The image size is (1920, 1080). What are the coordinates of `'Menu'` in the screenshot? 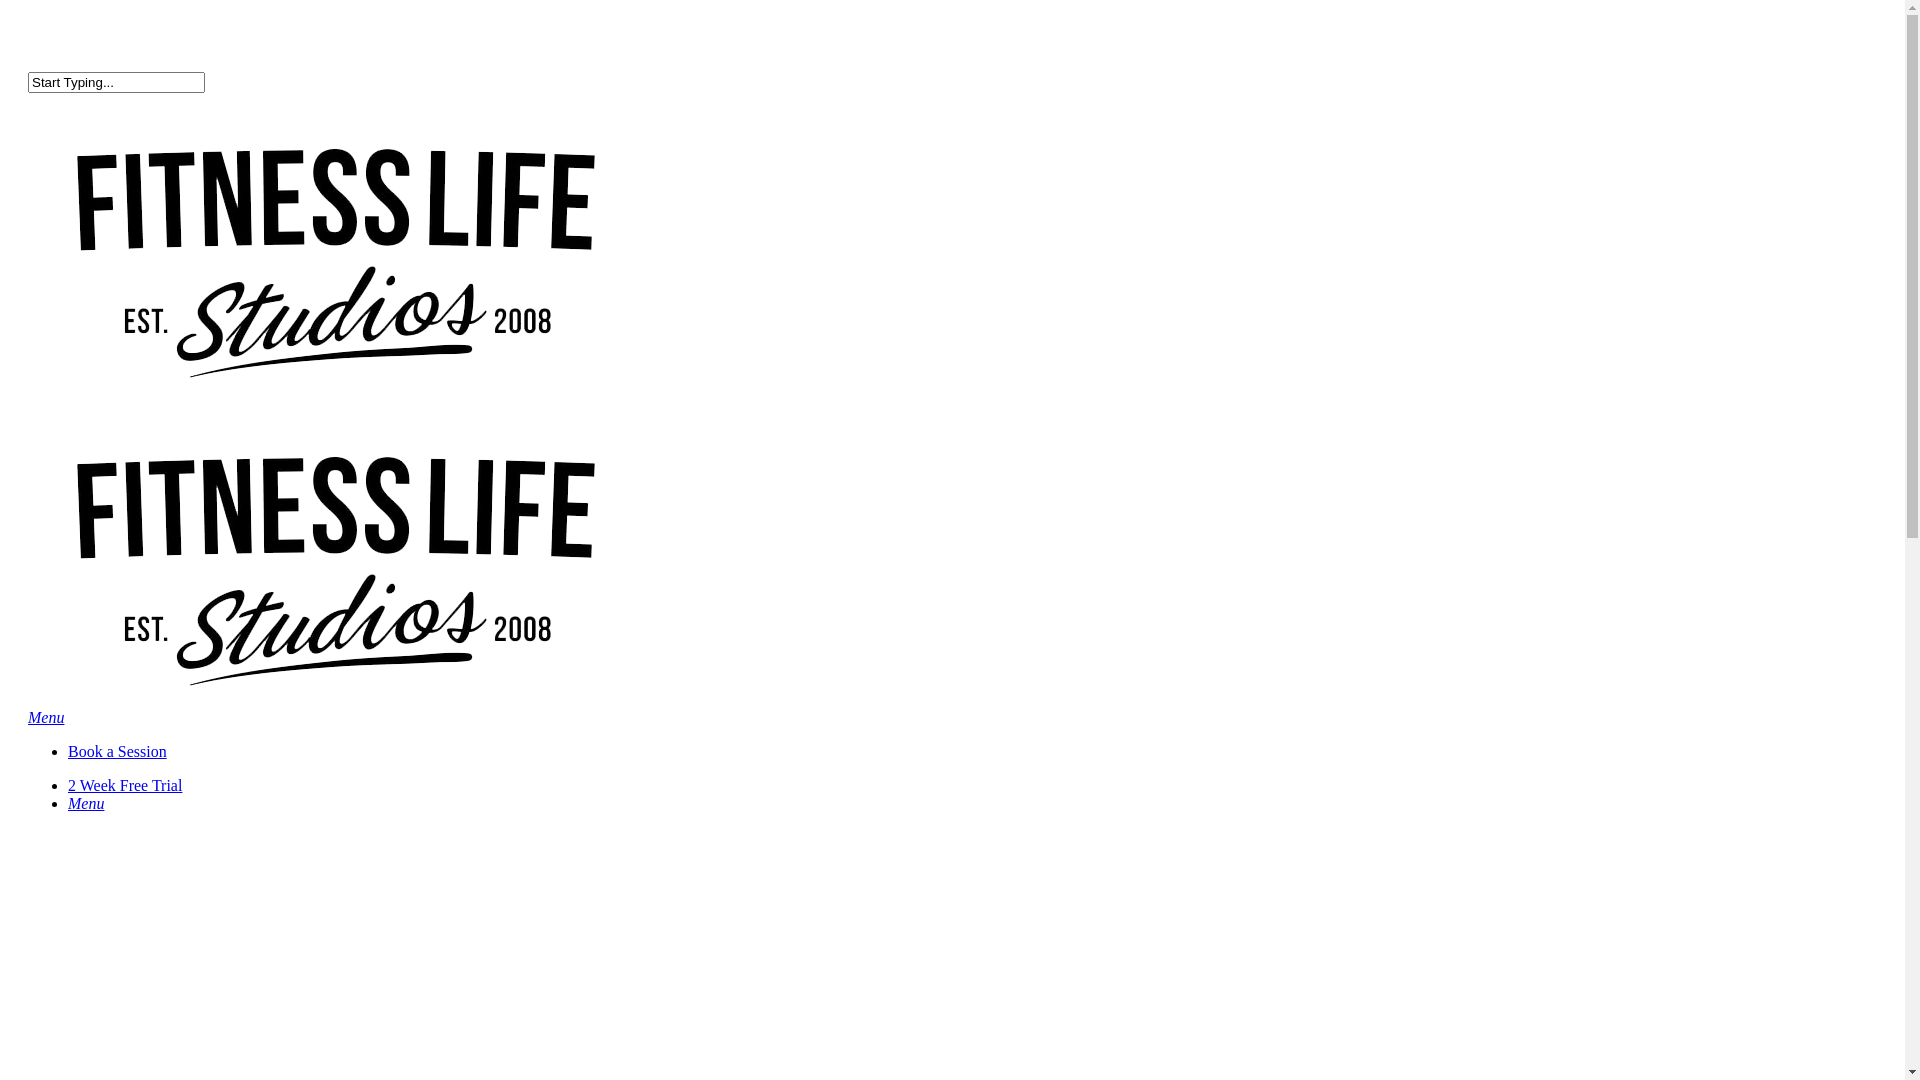 It's located at (85, 802).